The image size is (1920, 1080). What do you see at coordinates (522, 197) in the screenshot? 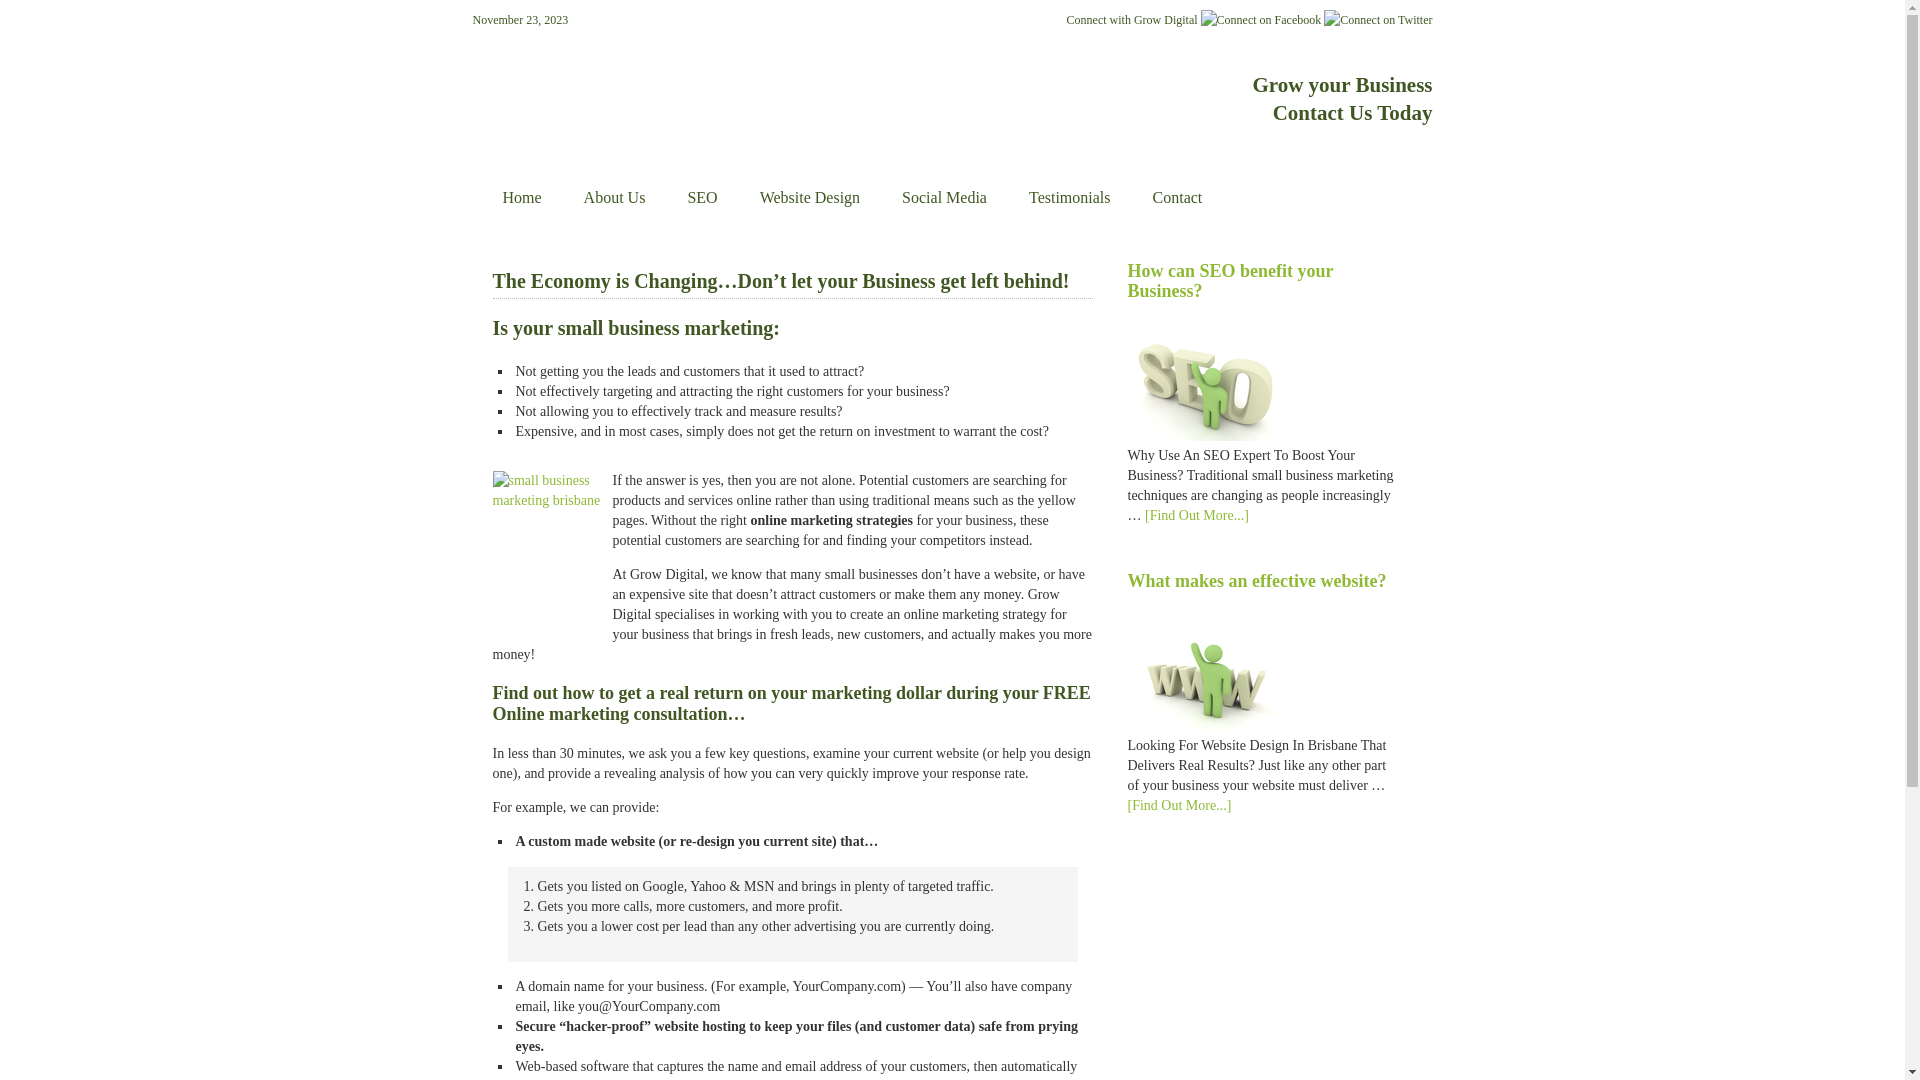
I see `'Home'` at bounding box center [522, 197].